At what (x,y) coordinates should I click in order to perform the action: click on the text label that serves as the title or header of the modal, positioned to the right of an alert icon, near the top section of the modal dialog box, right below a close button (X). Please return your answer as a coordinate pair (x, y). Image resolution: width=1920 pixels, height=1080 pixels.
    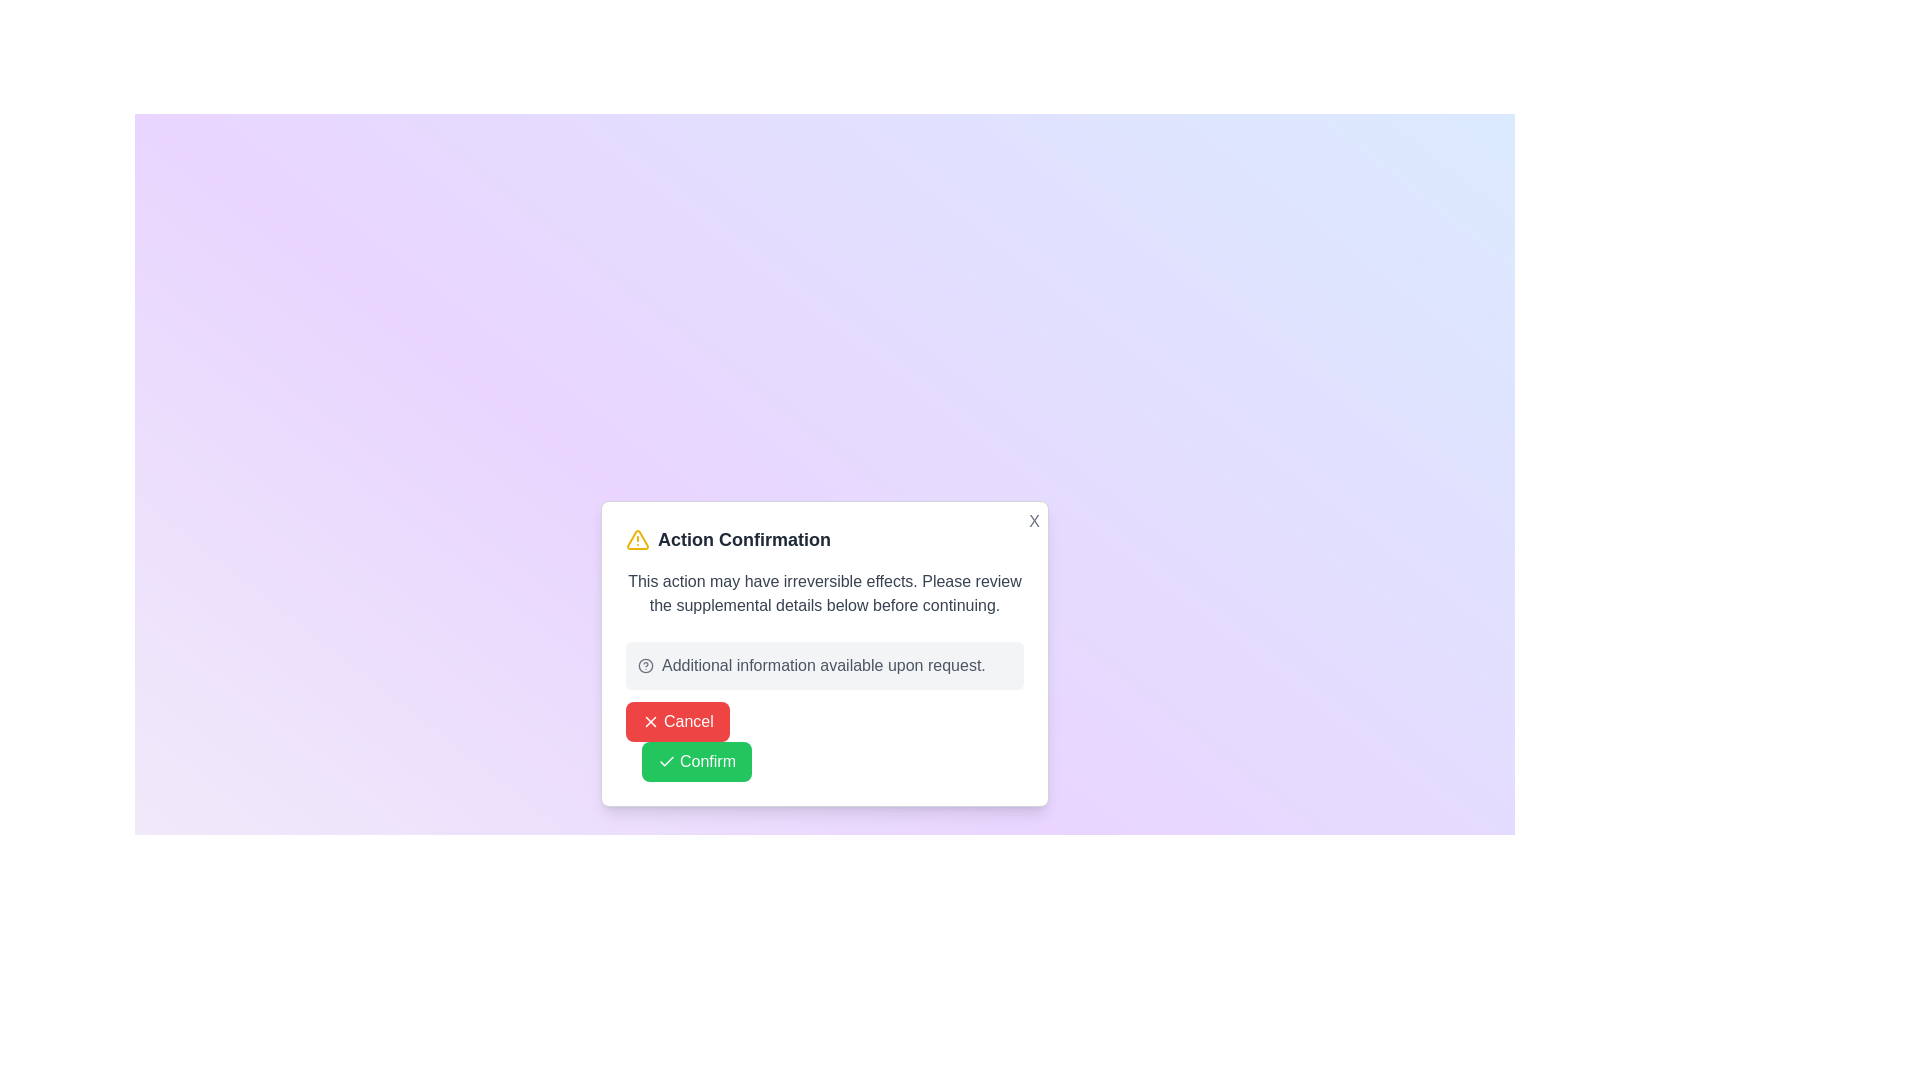
    Looking at the image, I should click on (743, 540).